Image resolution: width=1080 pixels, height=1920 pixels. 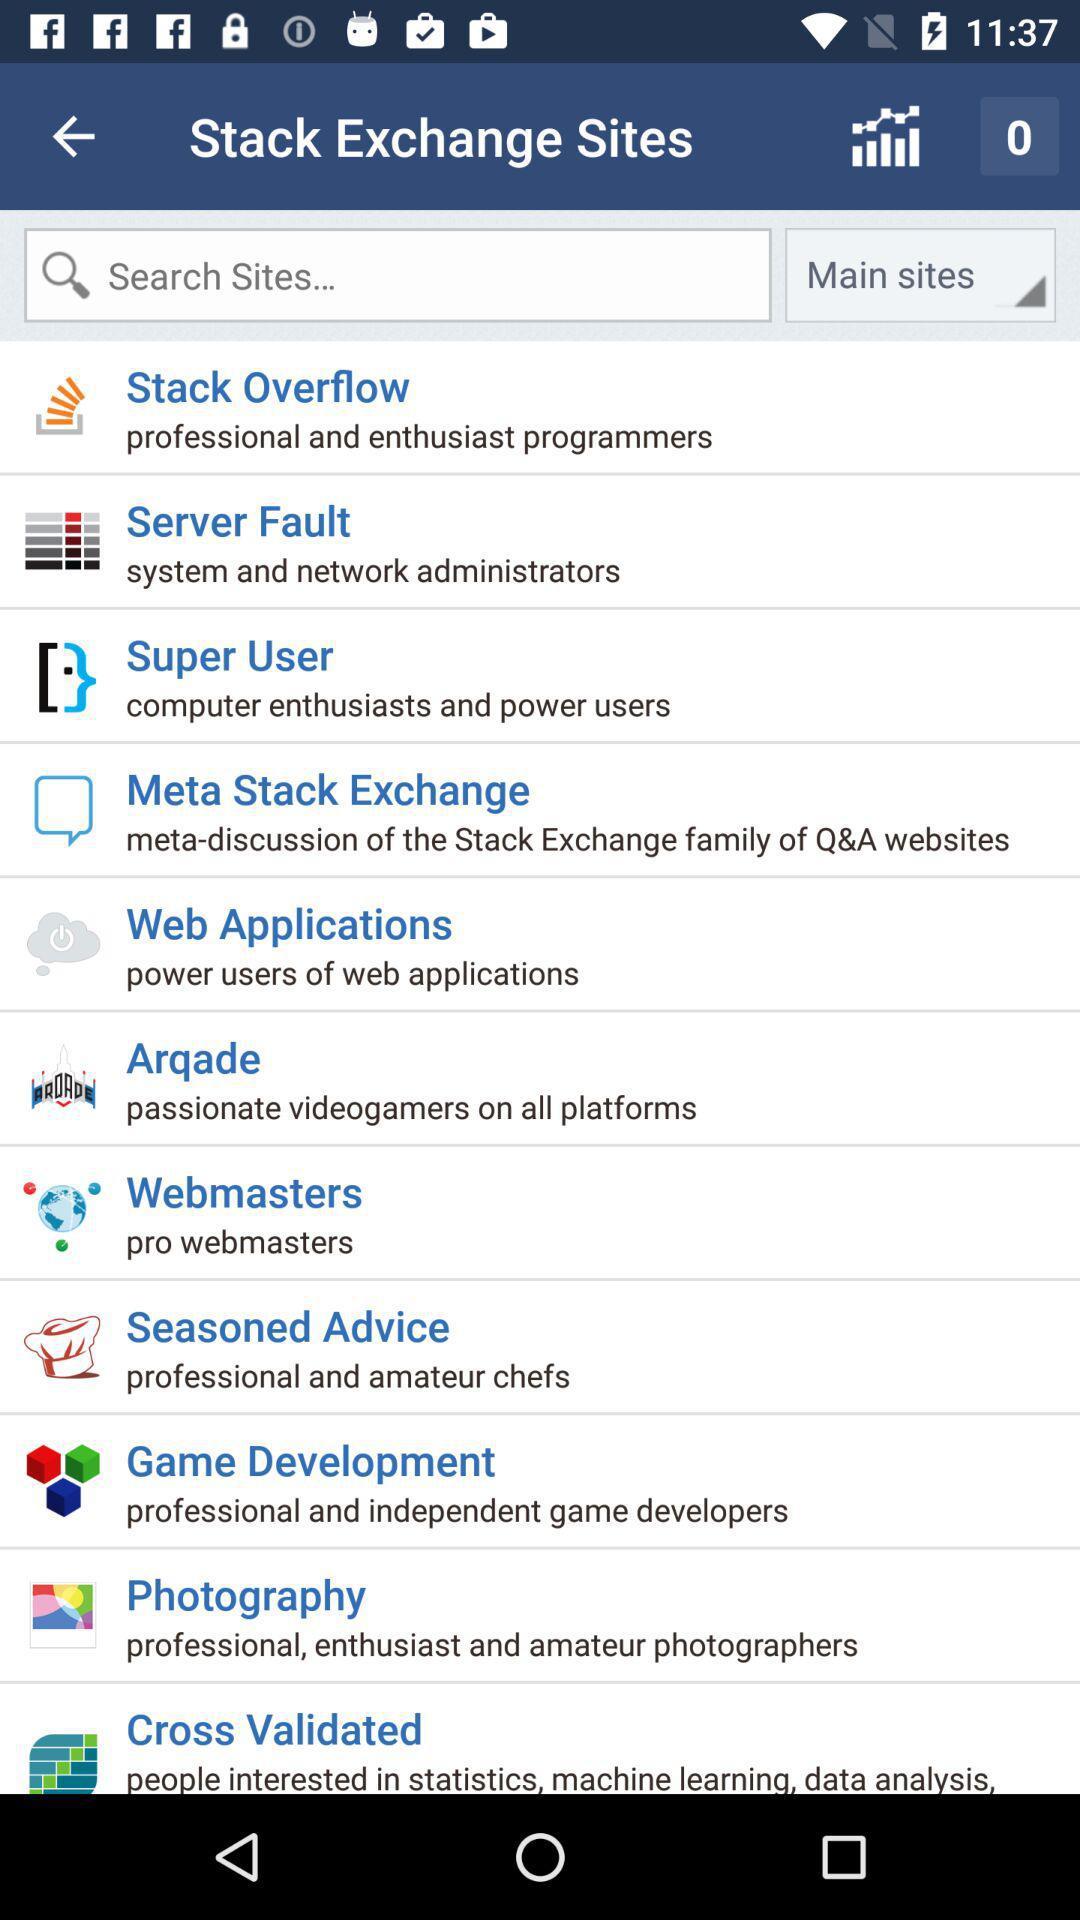 What do you see at coordinates (381, 576) in the screenshot?
I see `icon below server fault icon` at bounding box center [381, 576].